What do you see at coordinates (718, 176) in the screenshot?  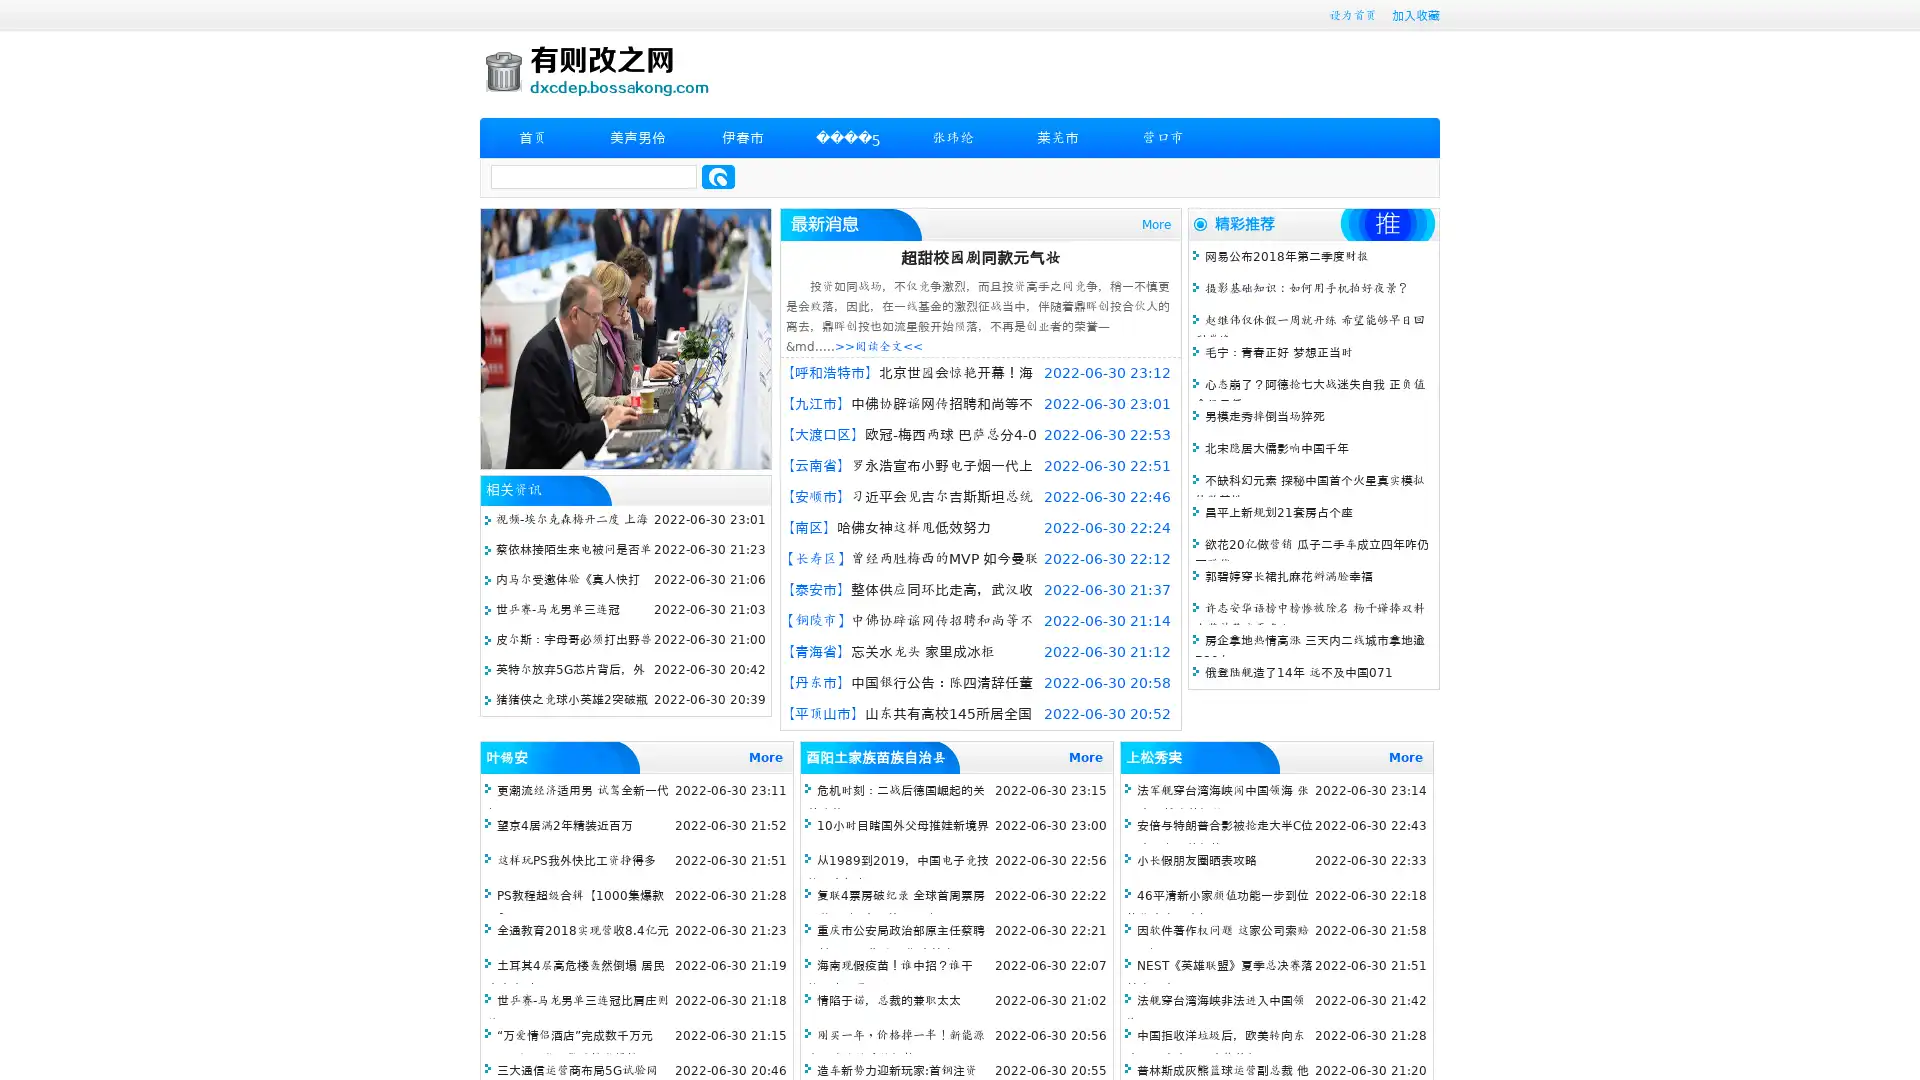 I see `Search` at bounding box center [718, 176].